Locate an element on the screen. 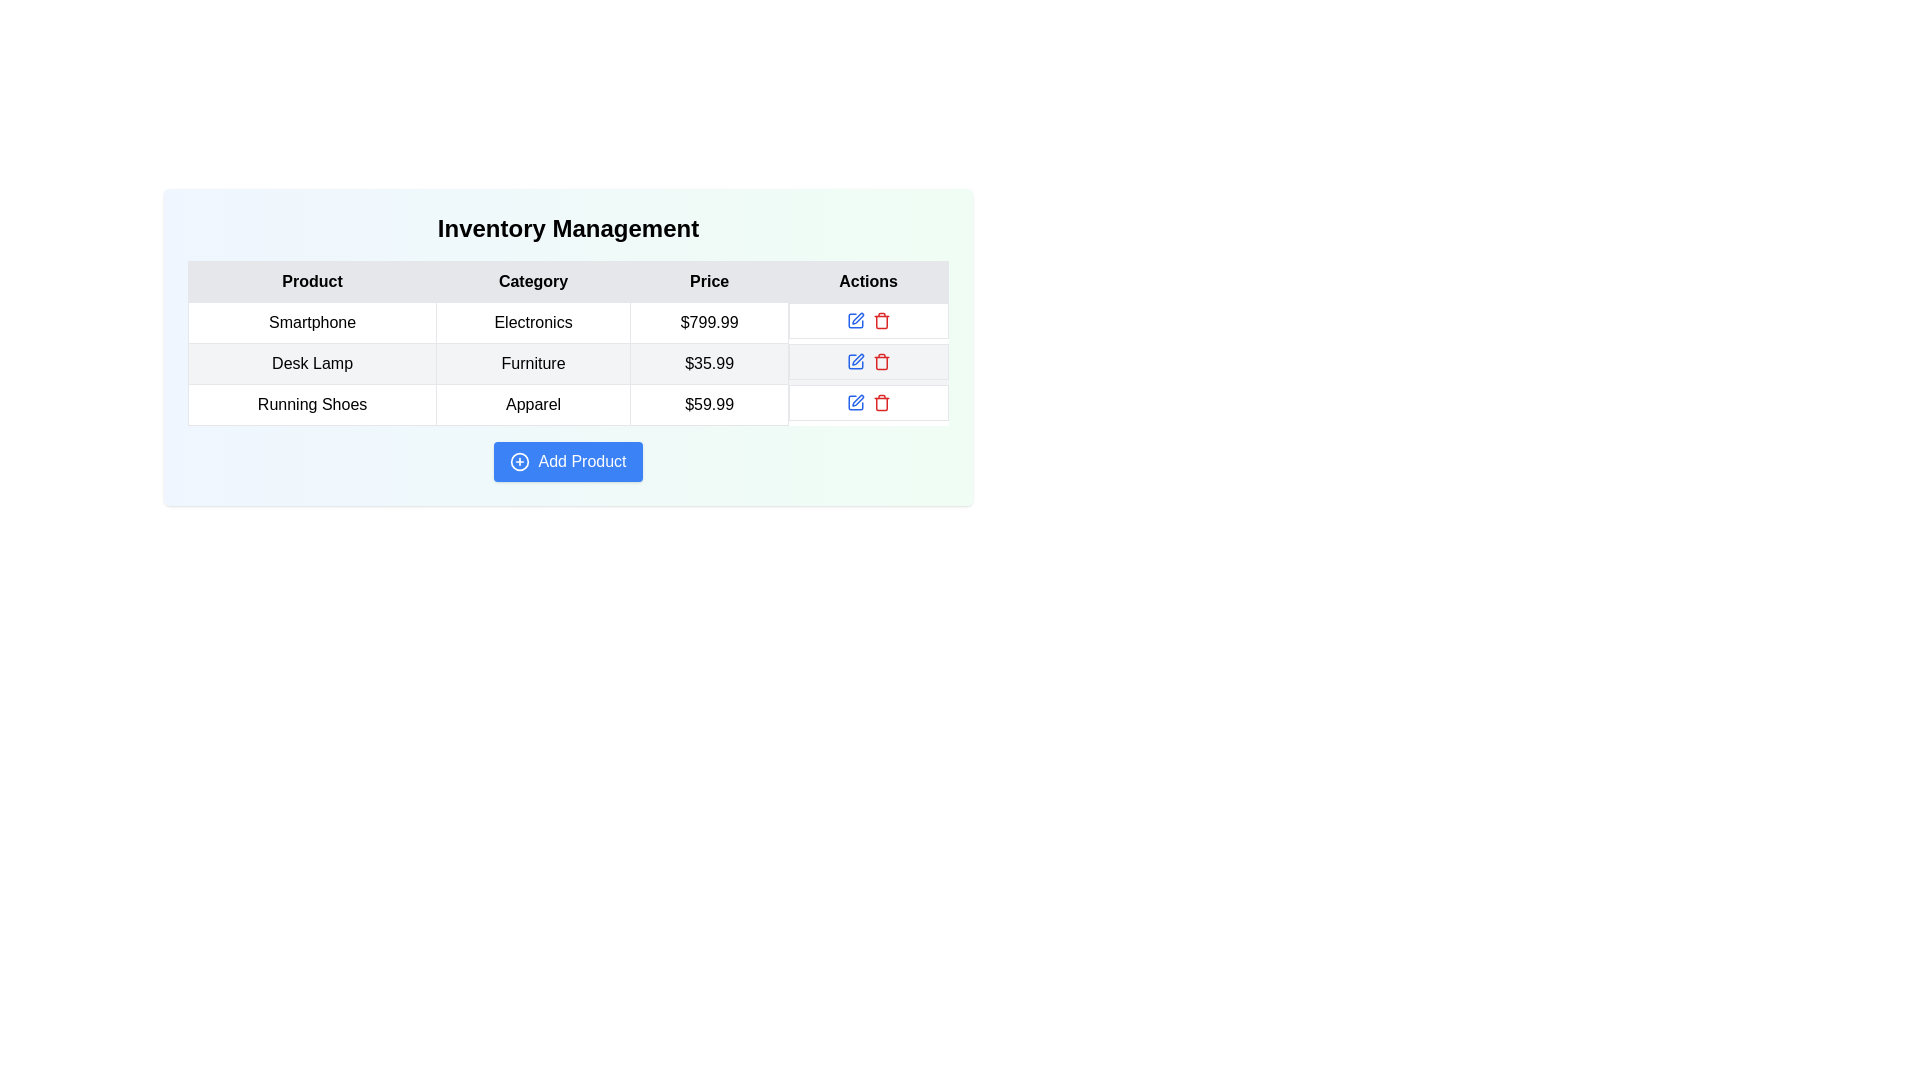 This screenshot has width=1920, height=1080. the static text display cell showing the price '$35.99' in the second row and third column of the inventory management table is located at coordinates (709, 363).